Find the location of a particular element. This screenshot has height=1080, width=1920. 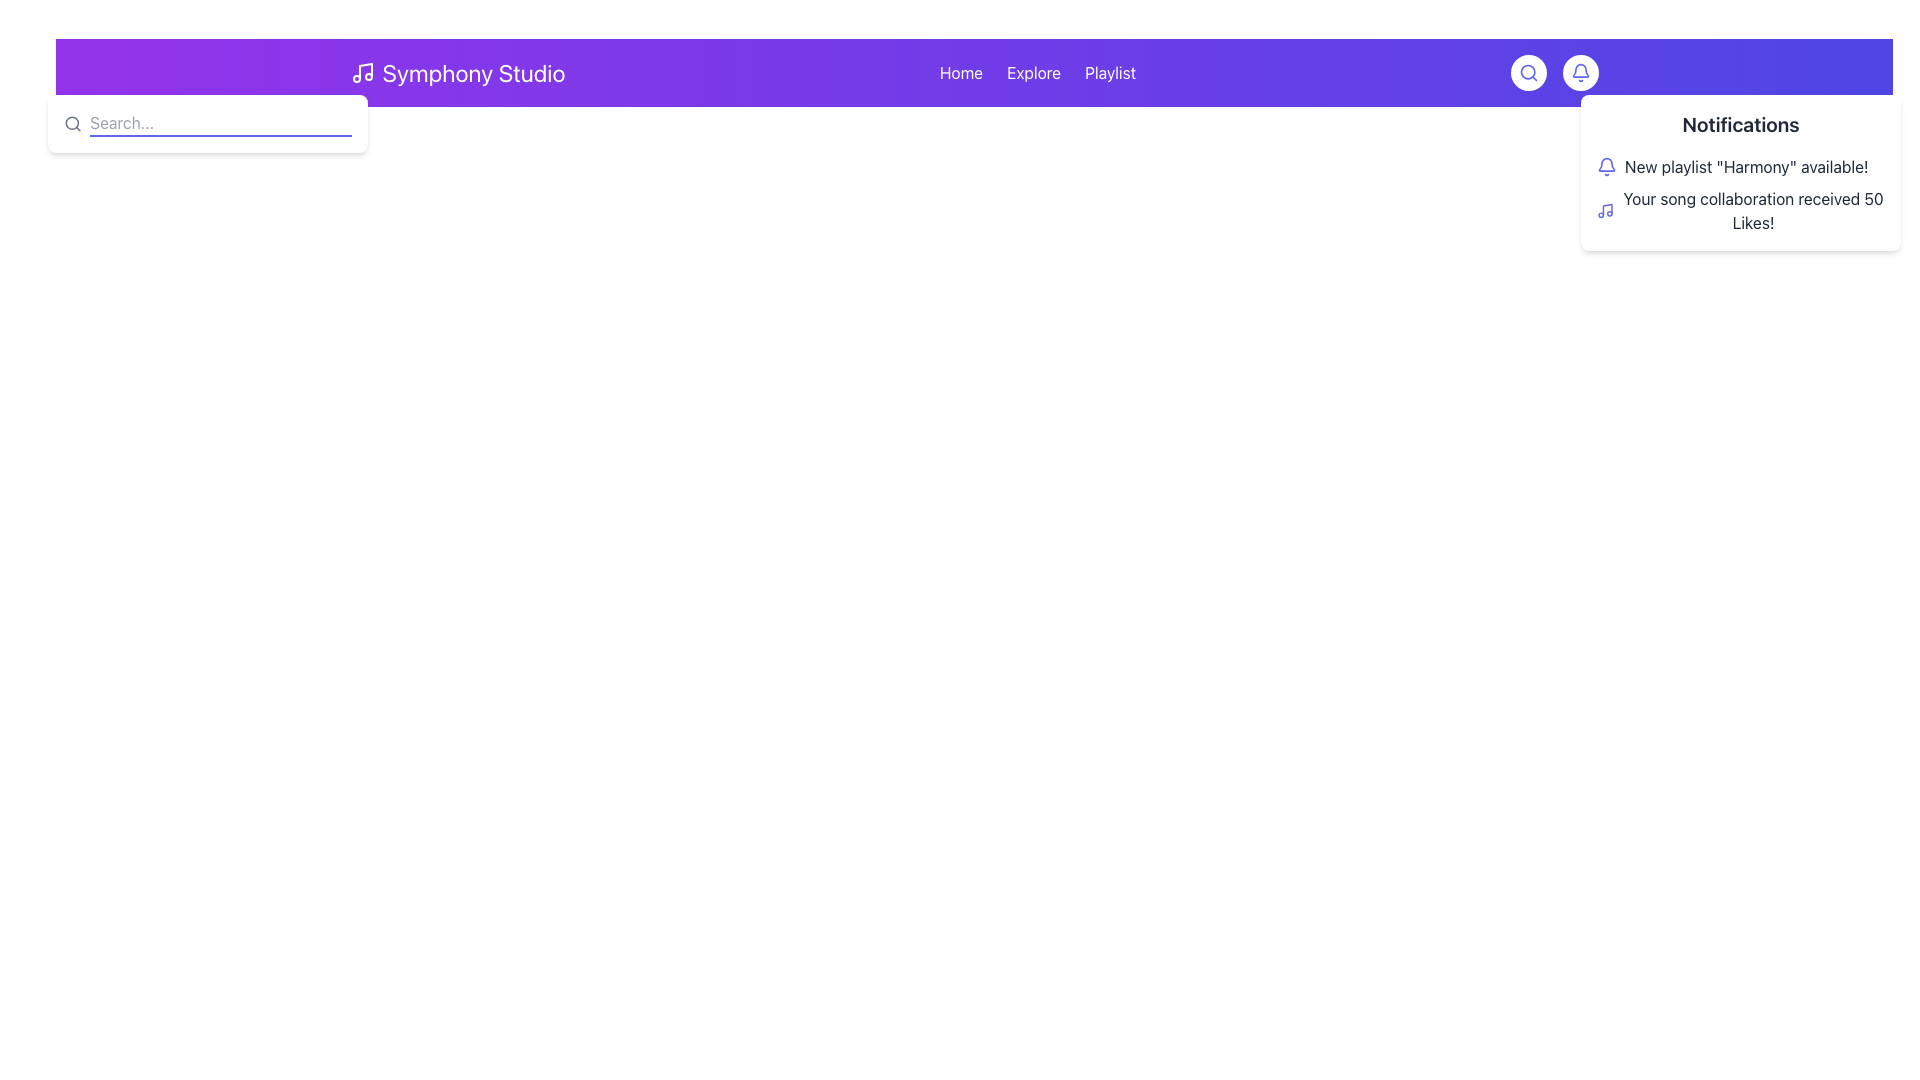

the circular button with a white background and indigo bell icon, located in the purple navigation bar is located at coordinates (1579, 72).